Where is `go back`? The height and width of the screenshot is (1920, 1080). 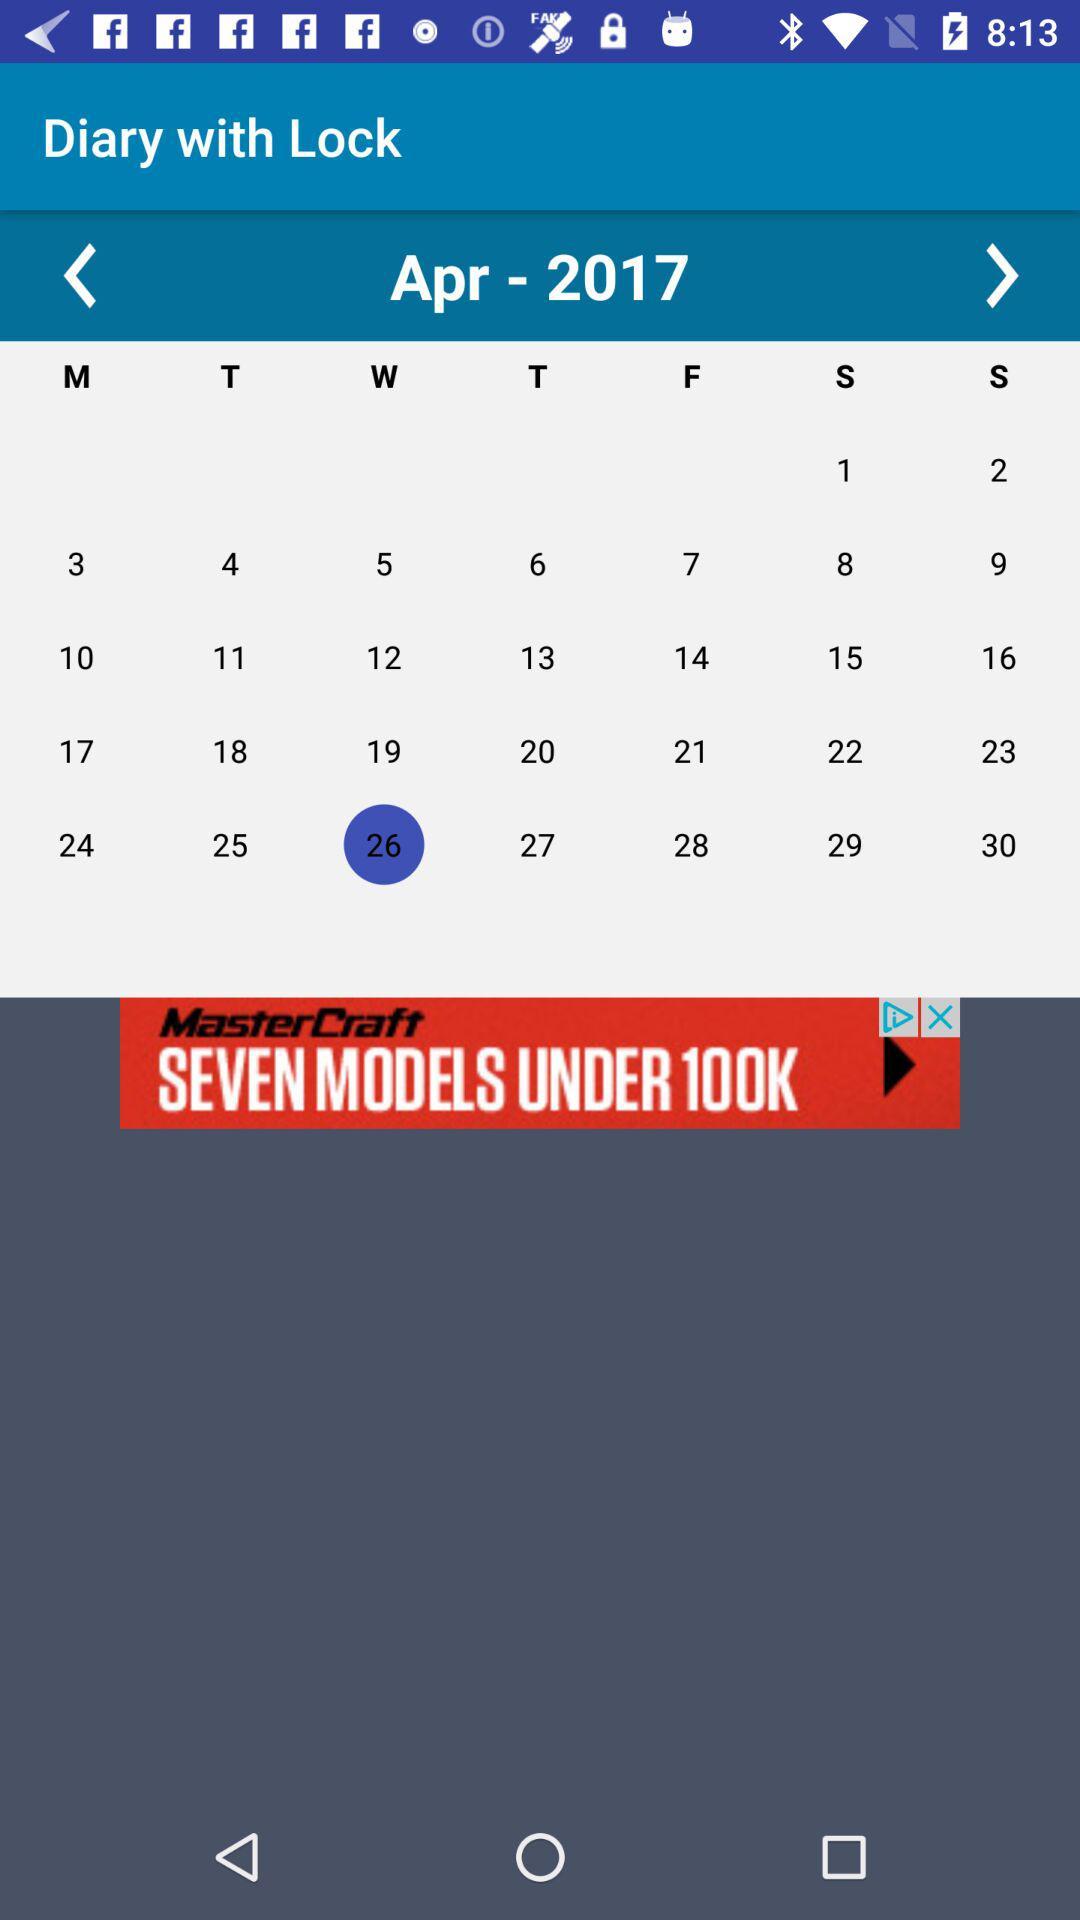 go back is located at coordinates (77, 274).